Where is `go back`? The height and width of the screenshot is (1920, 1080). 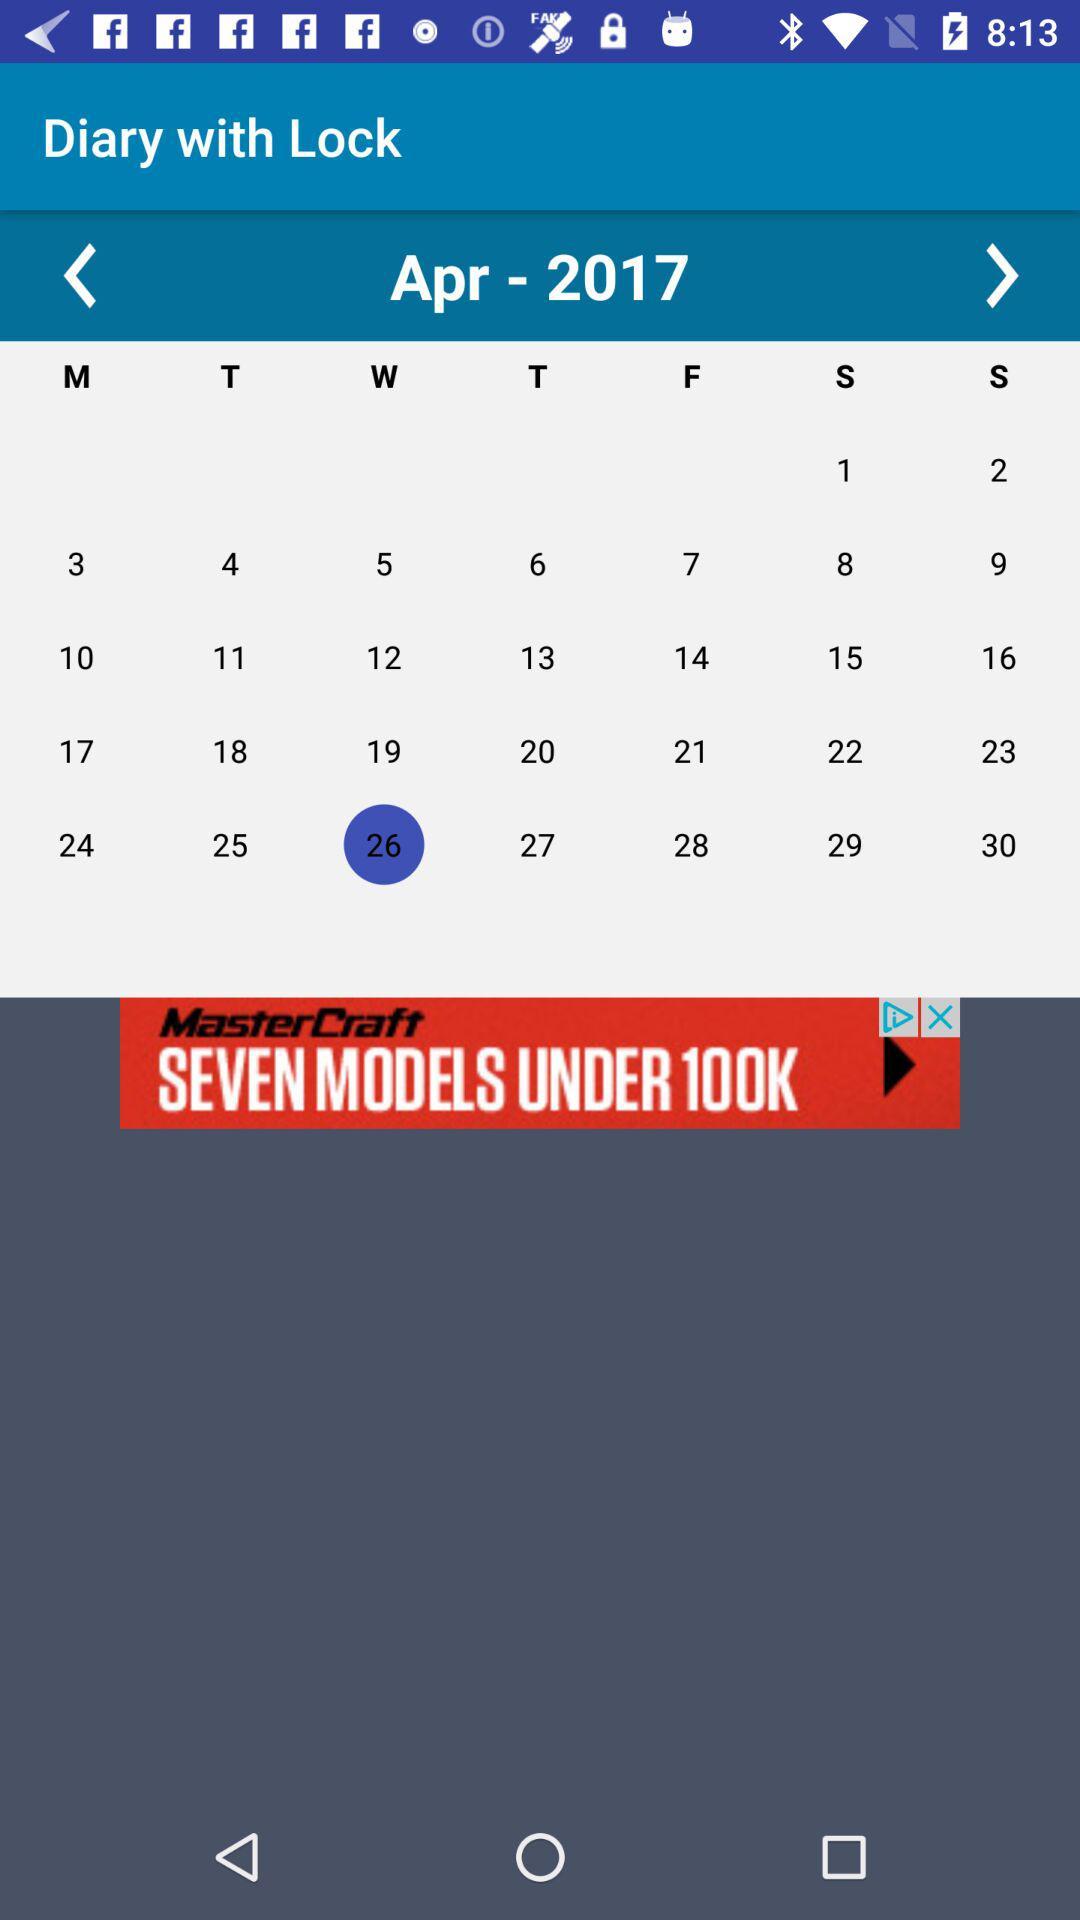 go back is located at coordinates (77, 274).